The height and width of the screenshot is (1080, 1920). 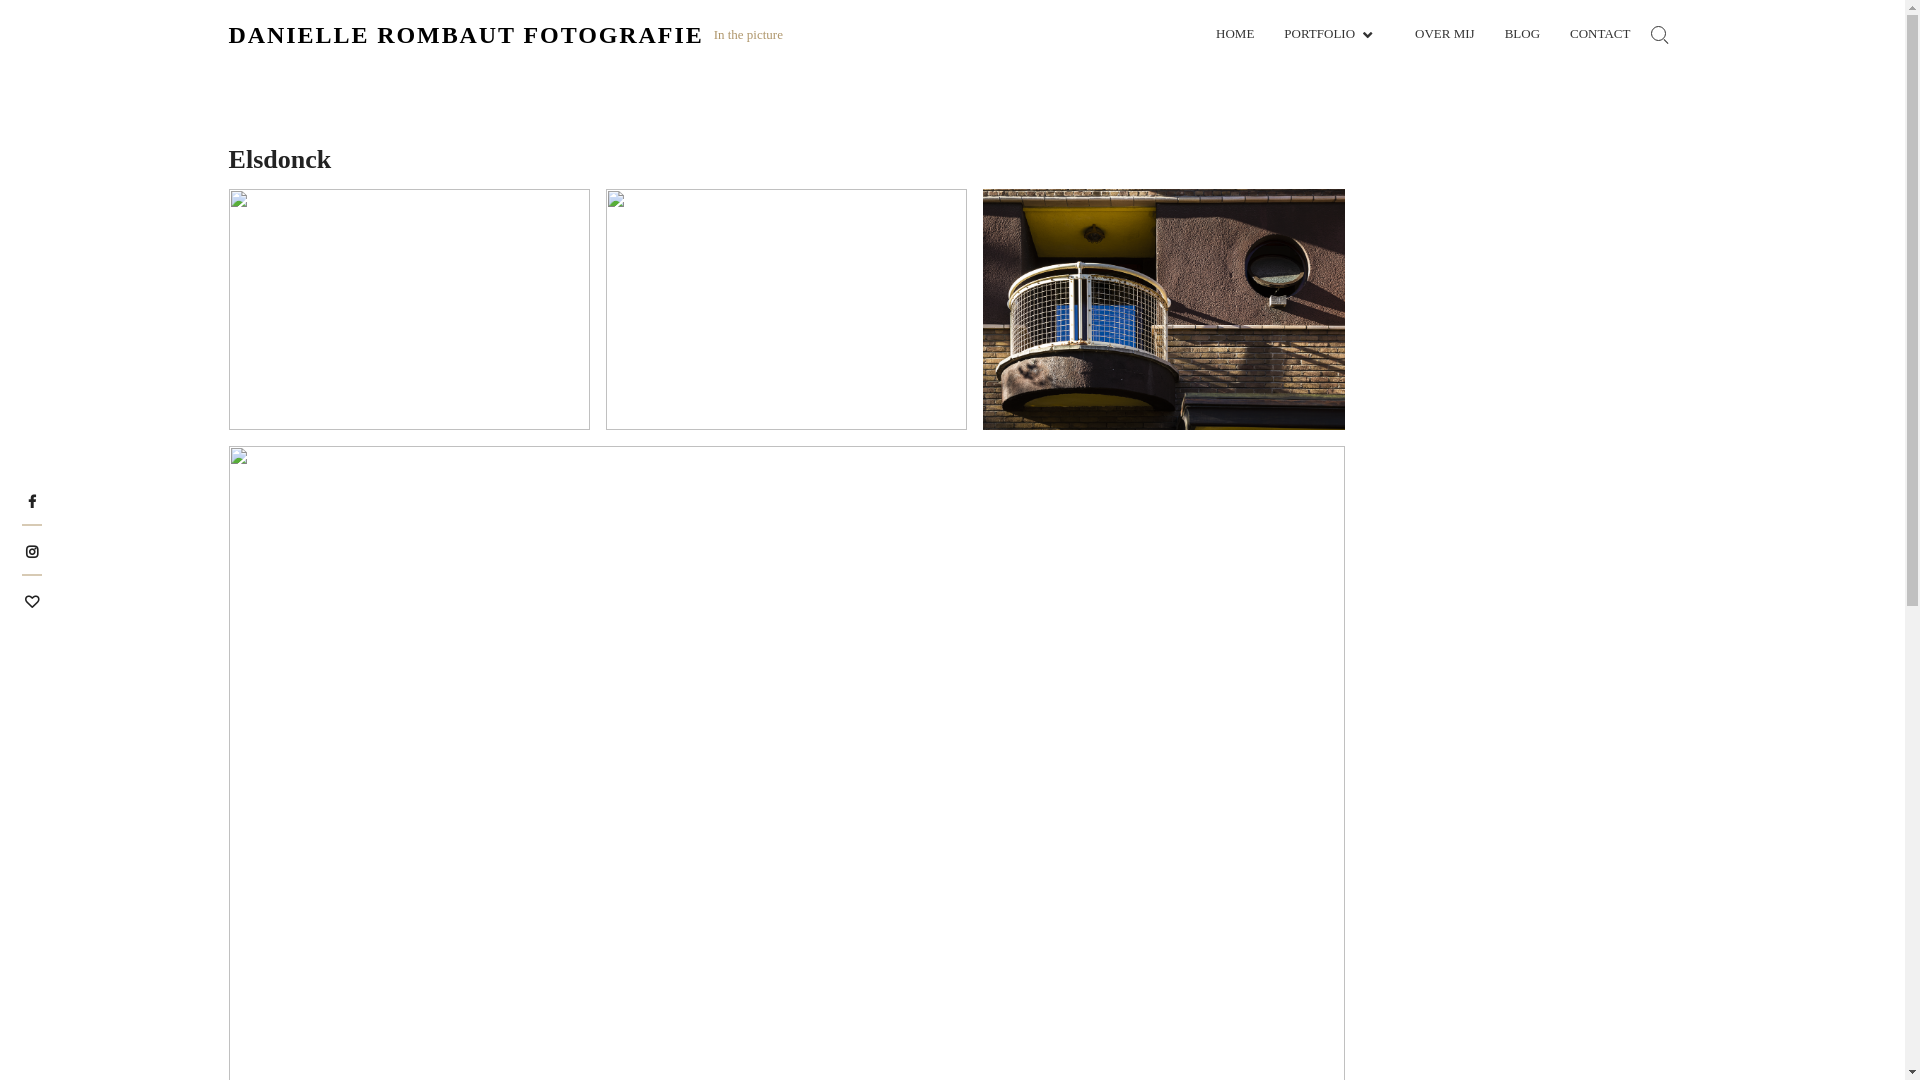 What do you see at coordinates (1444, 34) in the screenshot?
I see `'OVER MIJ'` at bounding box center [1444, 34].